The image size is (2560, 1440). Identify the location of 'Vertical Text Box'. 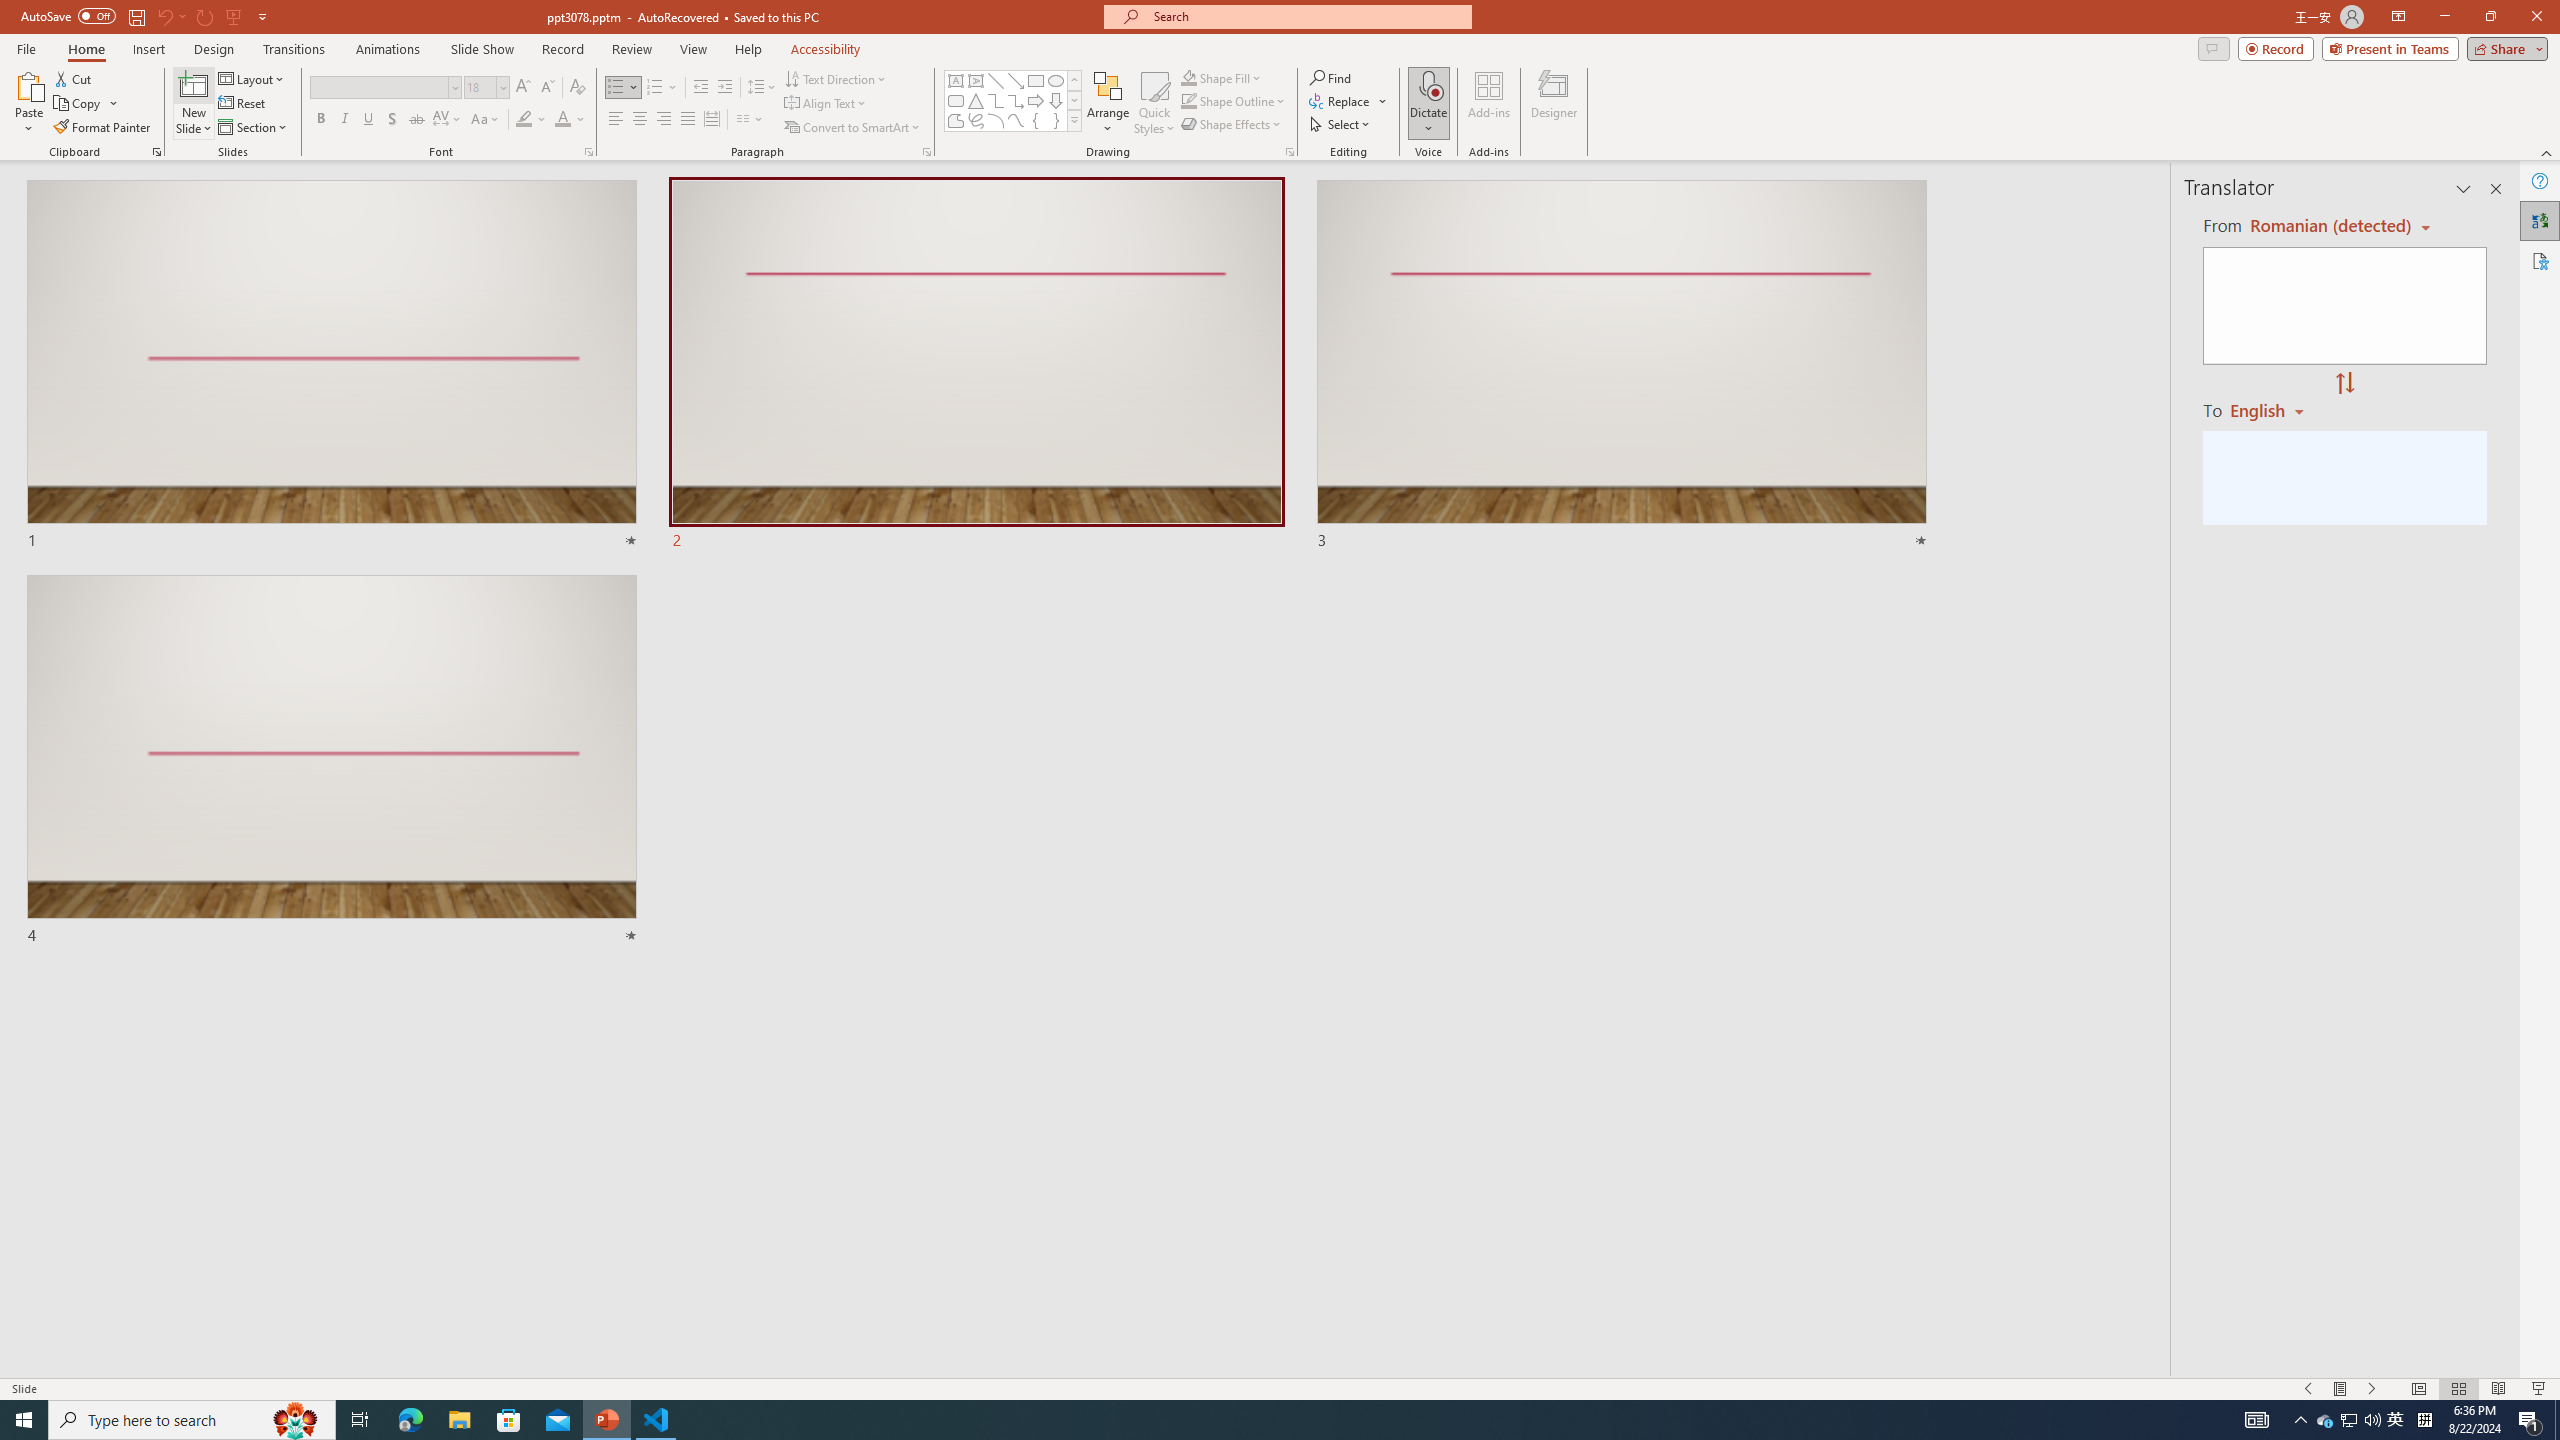
(974, 80).